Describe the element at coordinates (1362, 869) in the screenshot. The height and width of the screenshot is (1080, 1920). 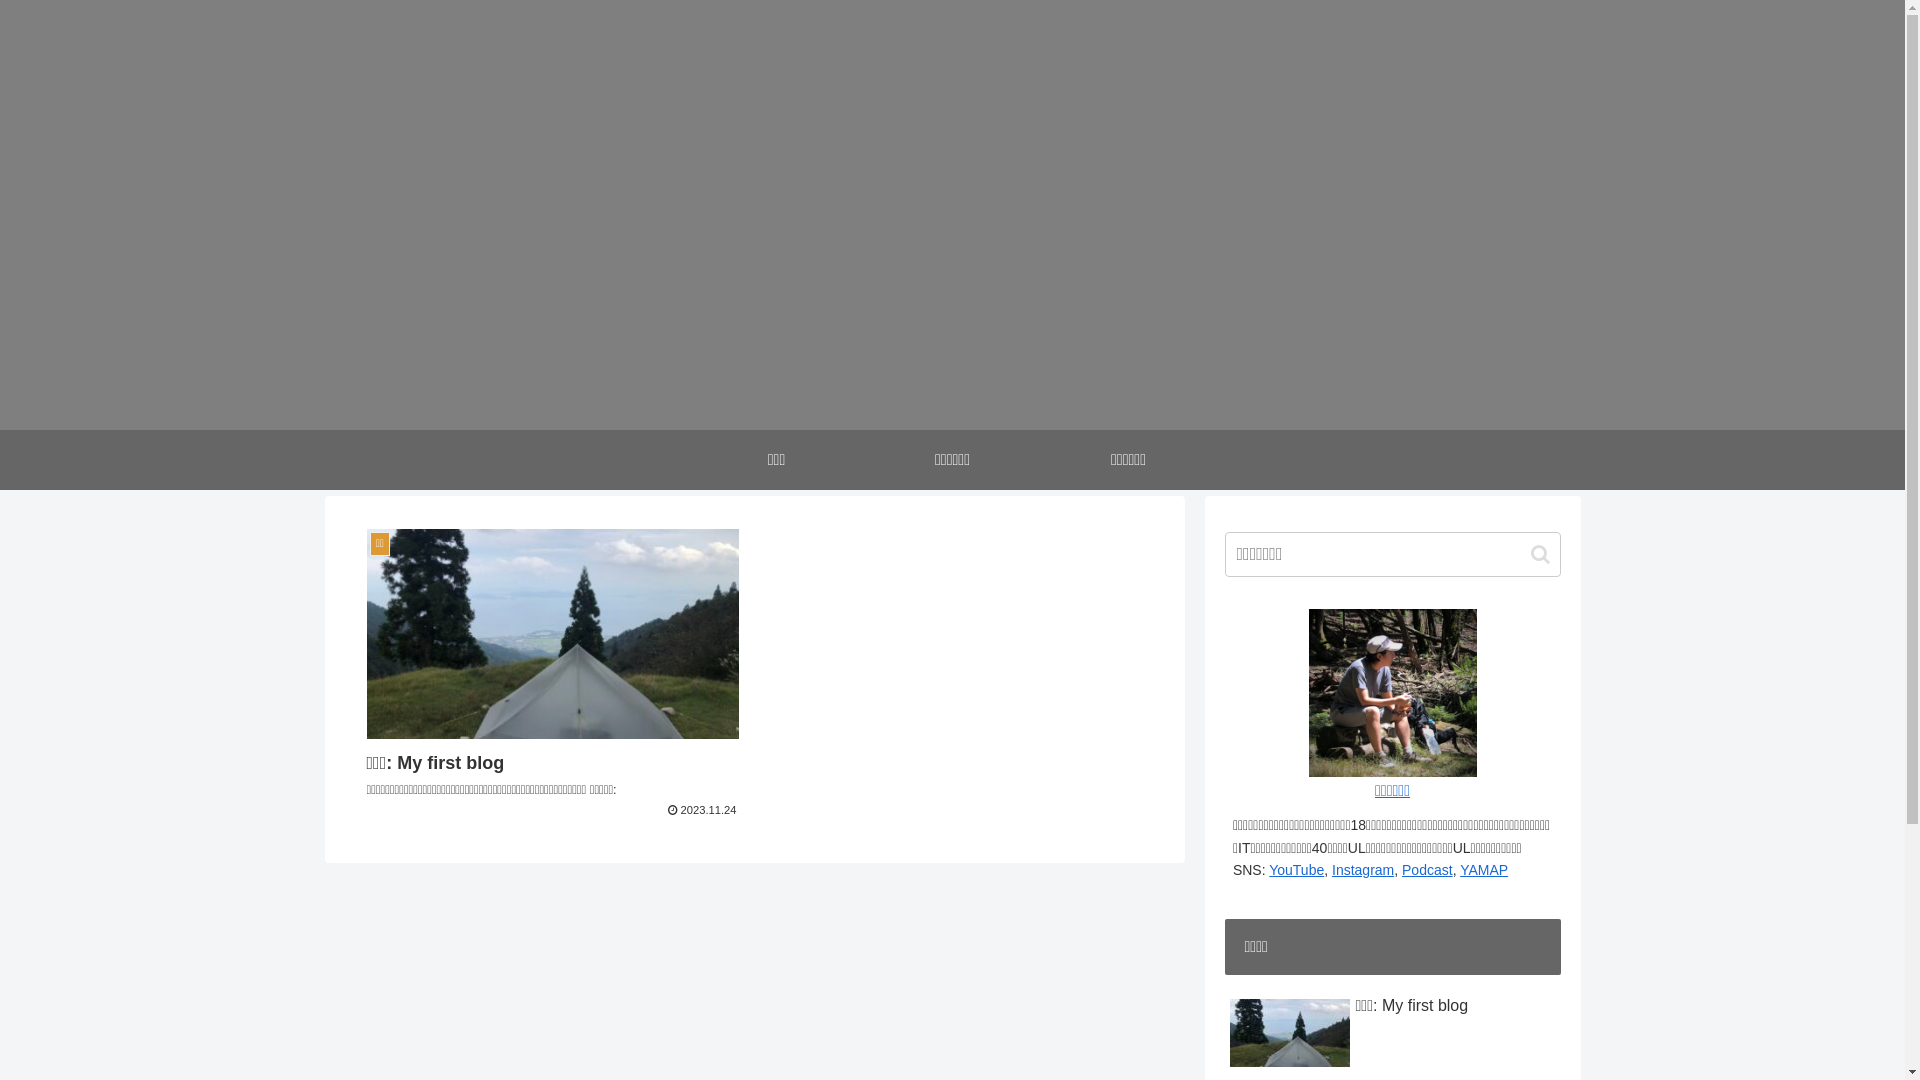
I see `'Instagram'` at that location.